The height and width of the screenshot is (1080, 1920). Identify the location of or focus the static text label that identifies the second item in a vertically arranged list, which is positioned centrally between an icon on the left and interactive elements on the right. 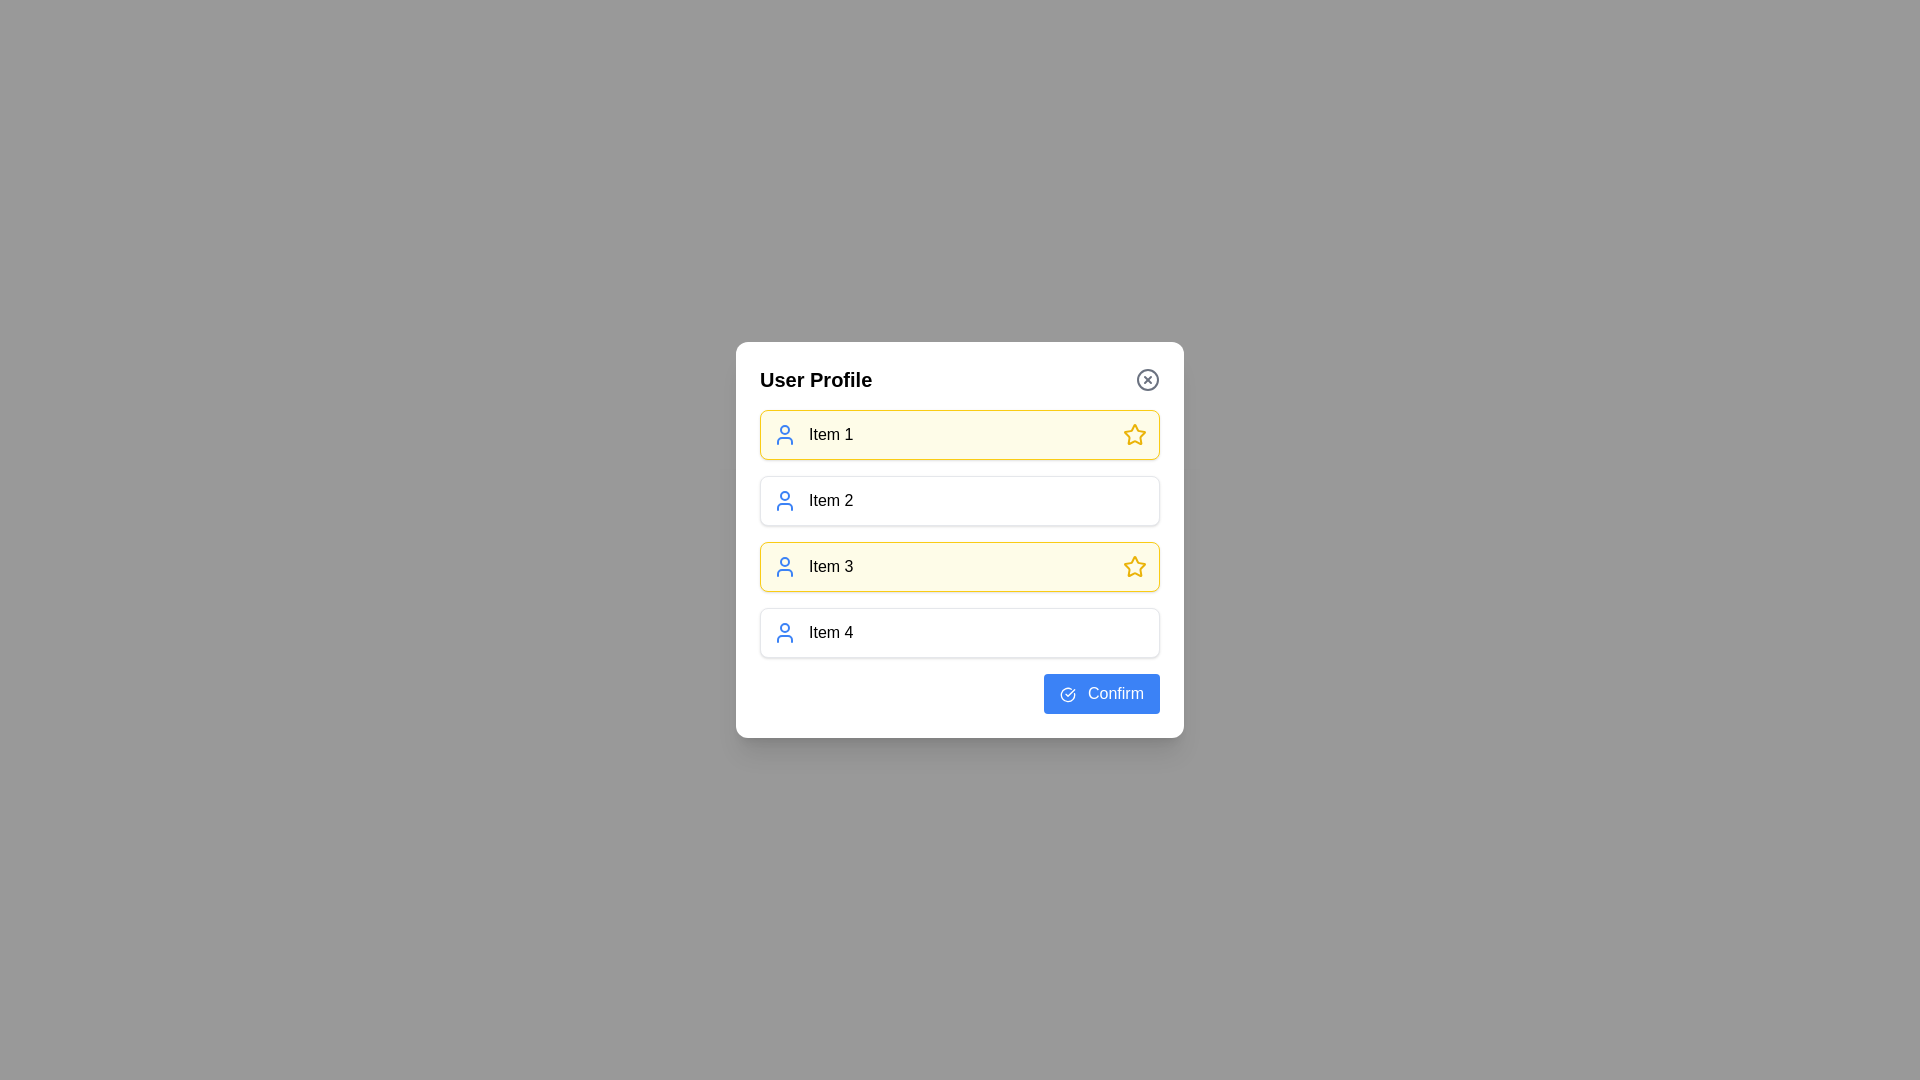
(978, 500).